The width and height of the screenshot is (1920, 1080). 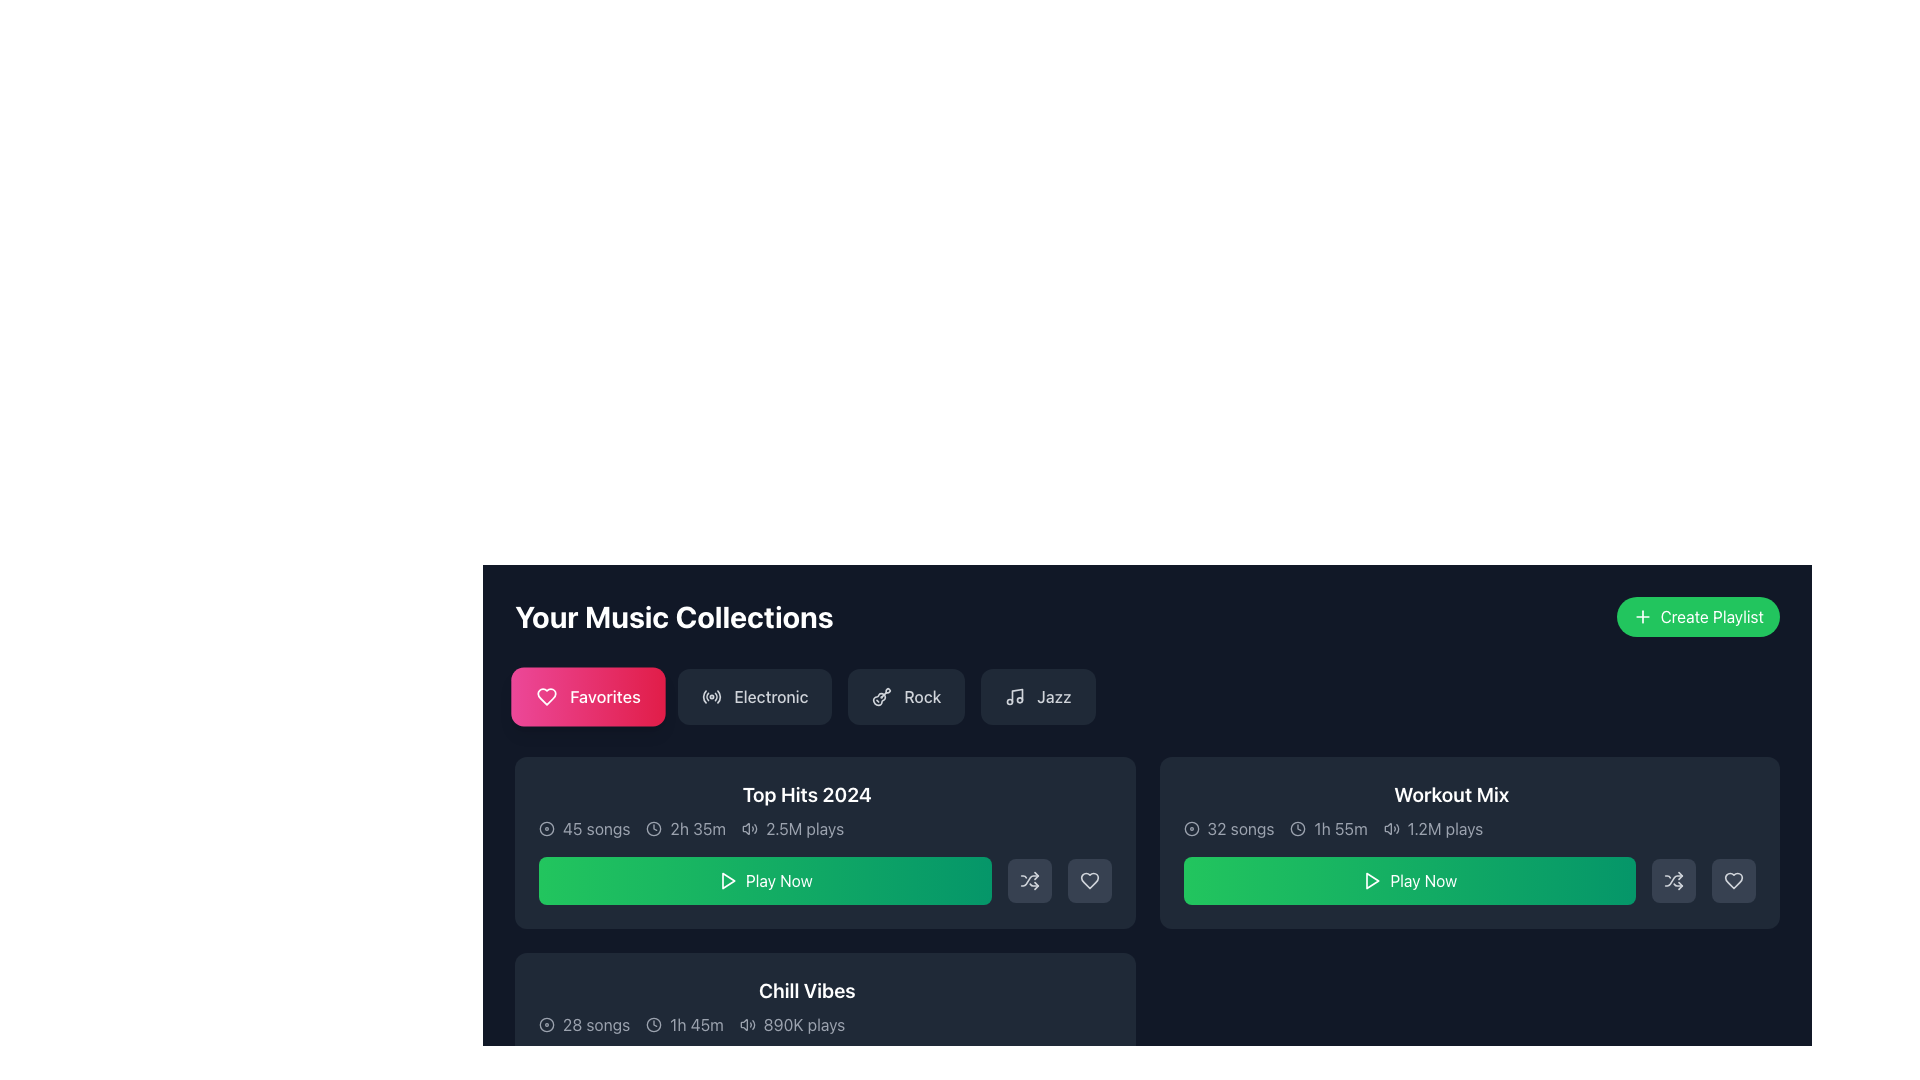 What do you see at coordinates (1732, 879) in the screenshot?
I see `the favorite button located at the far right of the horizontal row under the 'Workout Mix' section to favorite or unfavorite the playlist` at bounding box center [1732, 879].